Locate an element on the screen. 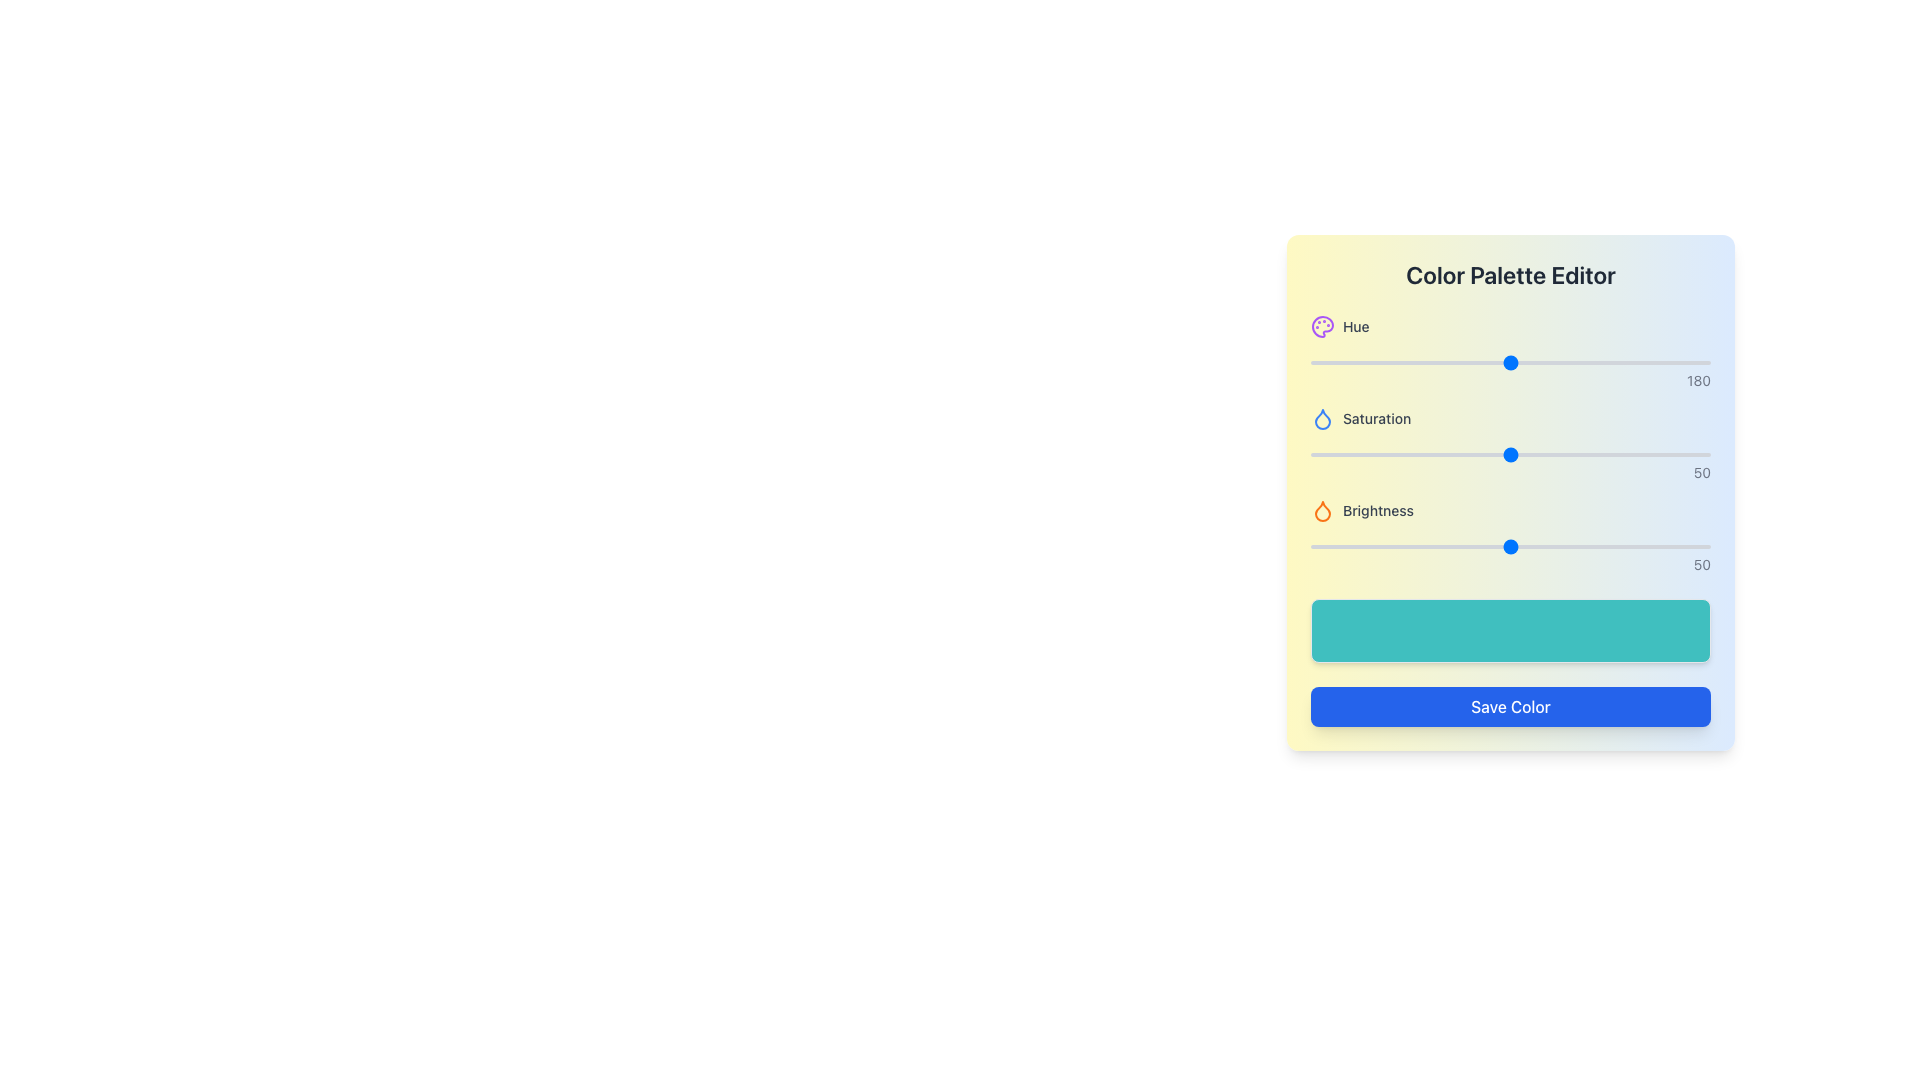 The height and width of the screenshot is (1080, 1920). the brightness is located at coordinates (1498, 547).